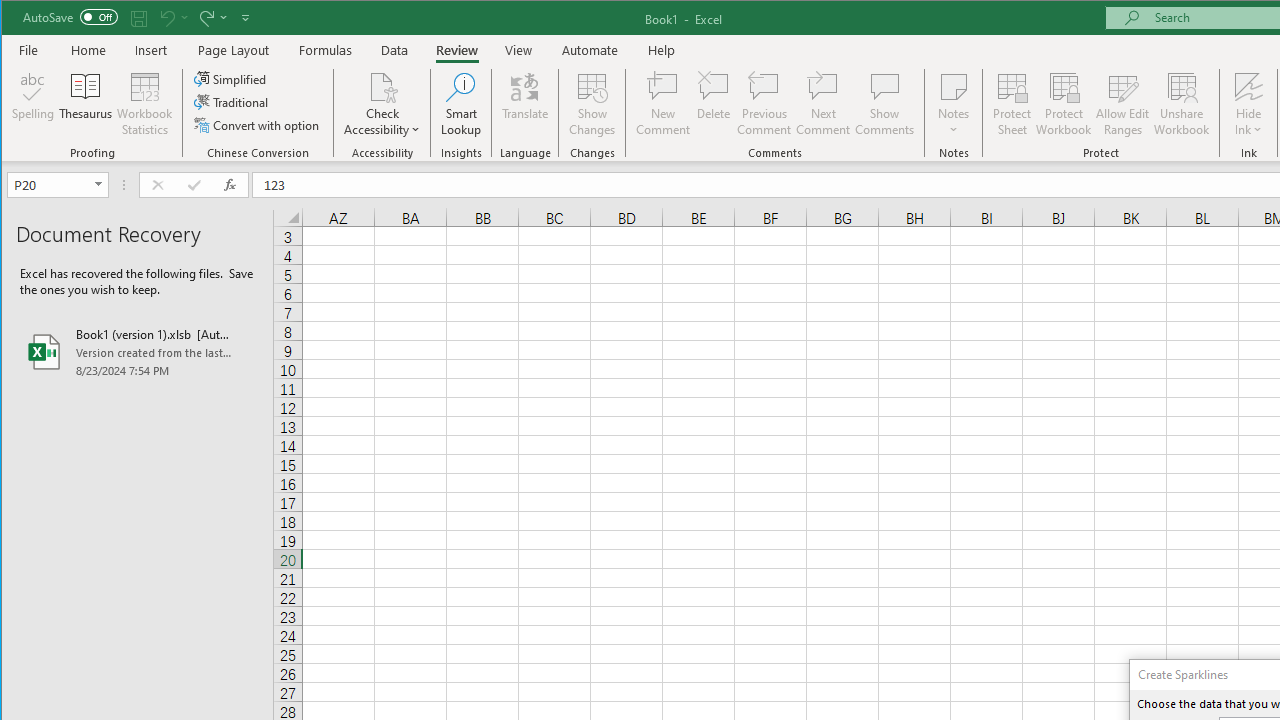  What do you see at coordinates (57, 185) in the screenshot?
I see `'Name Box'` at bounding box center [57, 185].